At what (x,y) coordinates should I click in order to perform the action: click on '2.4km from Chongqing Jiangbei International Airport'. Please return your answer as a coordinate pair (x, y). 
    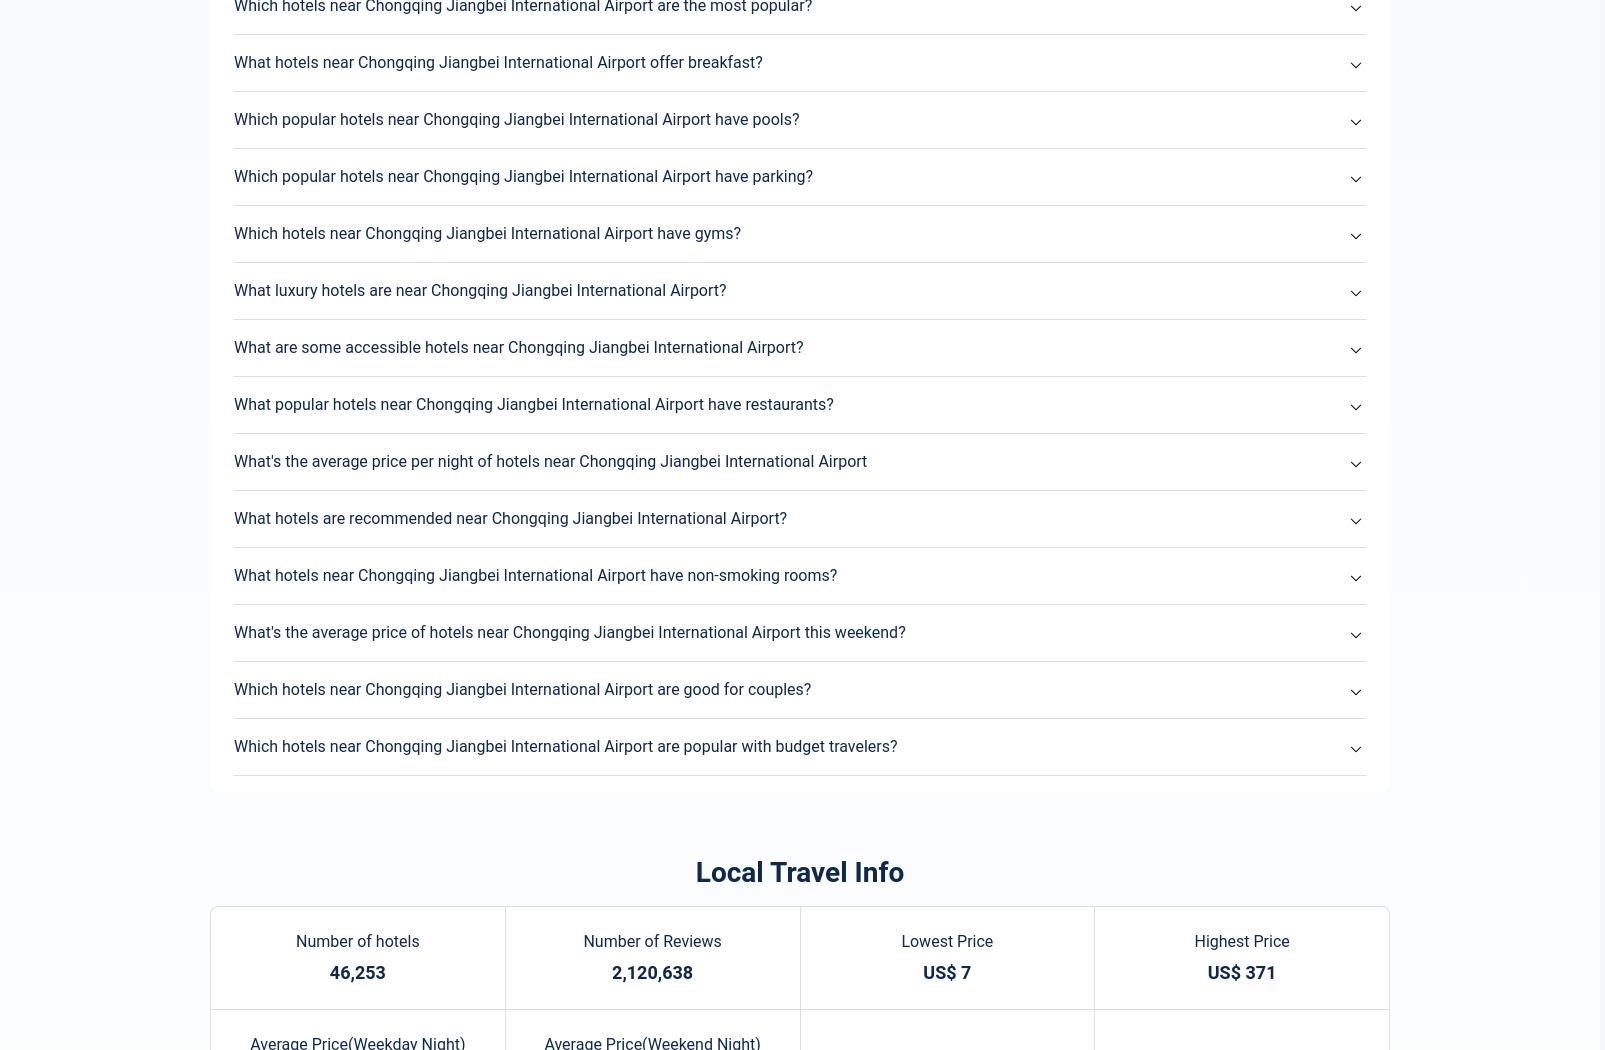
    Looking at the image, I should click on (635, 542).